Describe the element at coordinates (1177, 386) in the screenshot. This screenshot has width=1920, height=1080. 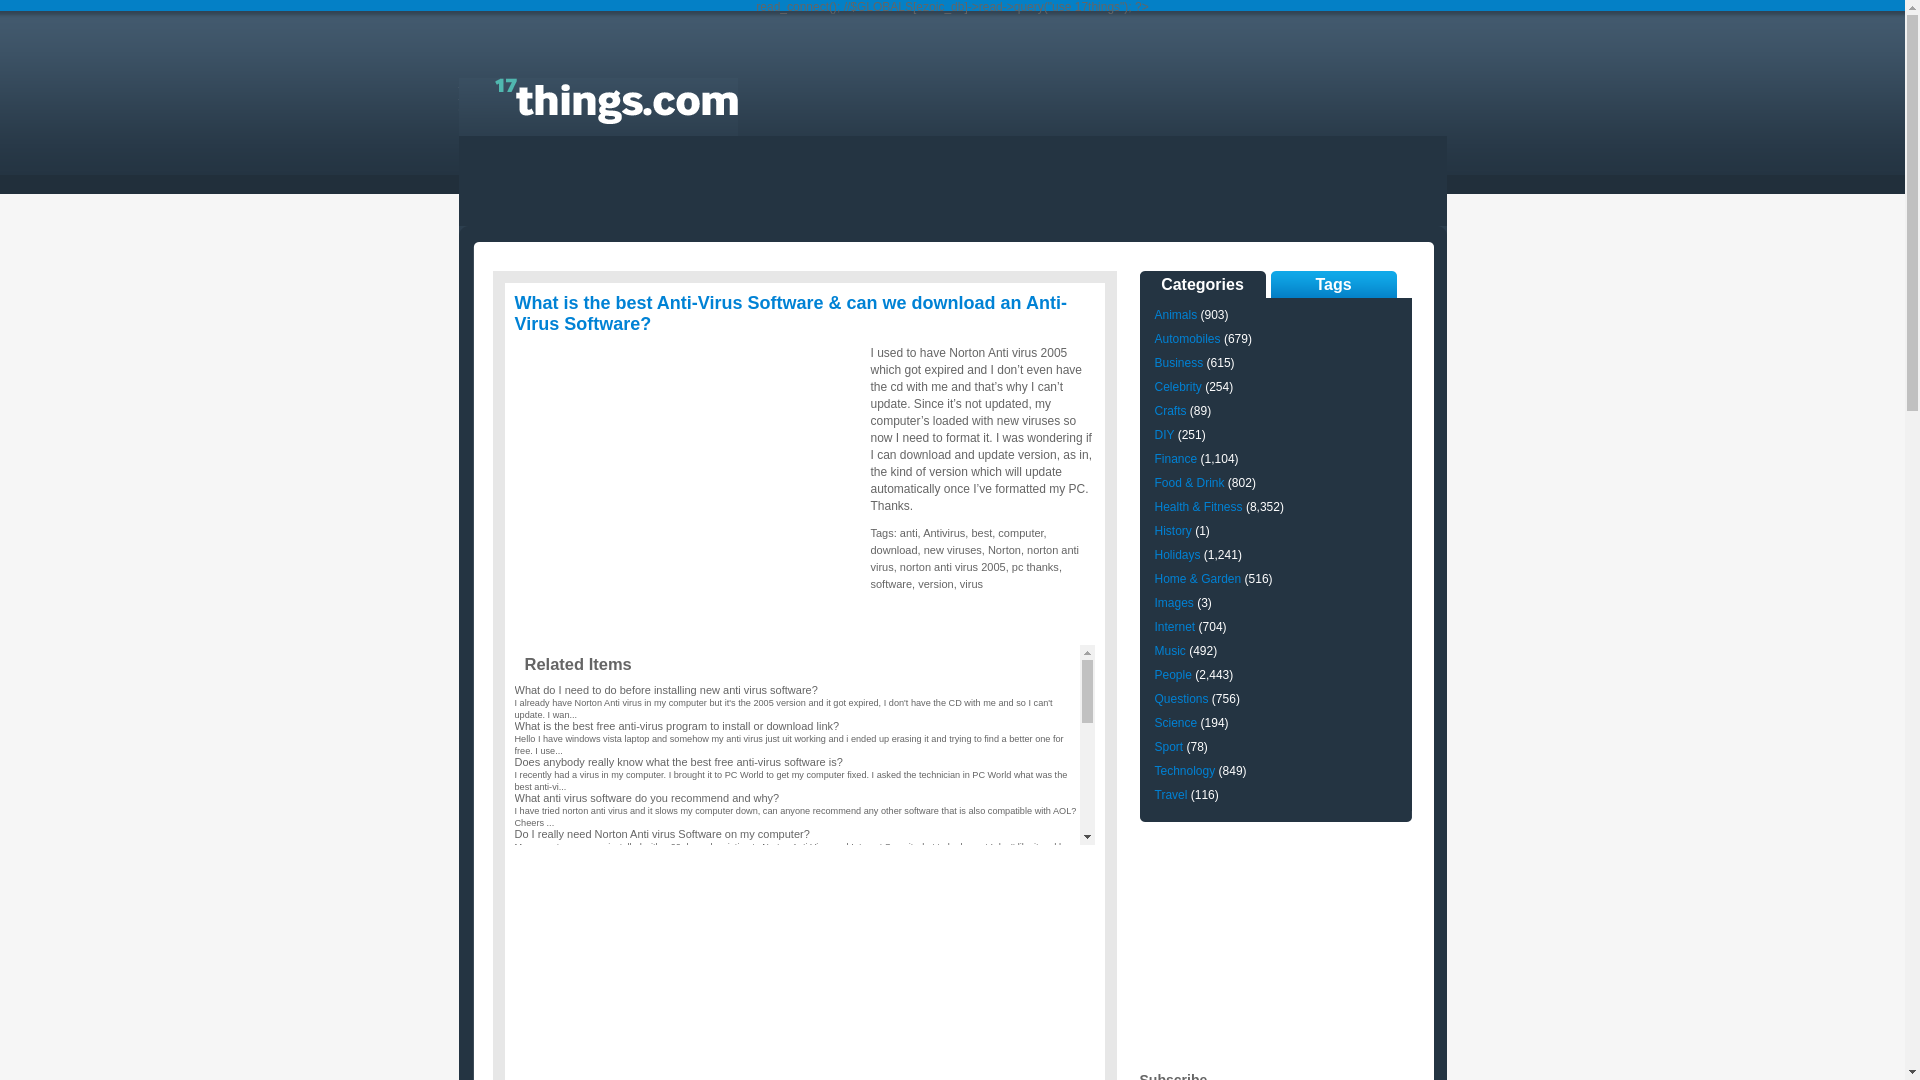
I see `'Celebrity'` at that location.